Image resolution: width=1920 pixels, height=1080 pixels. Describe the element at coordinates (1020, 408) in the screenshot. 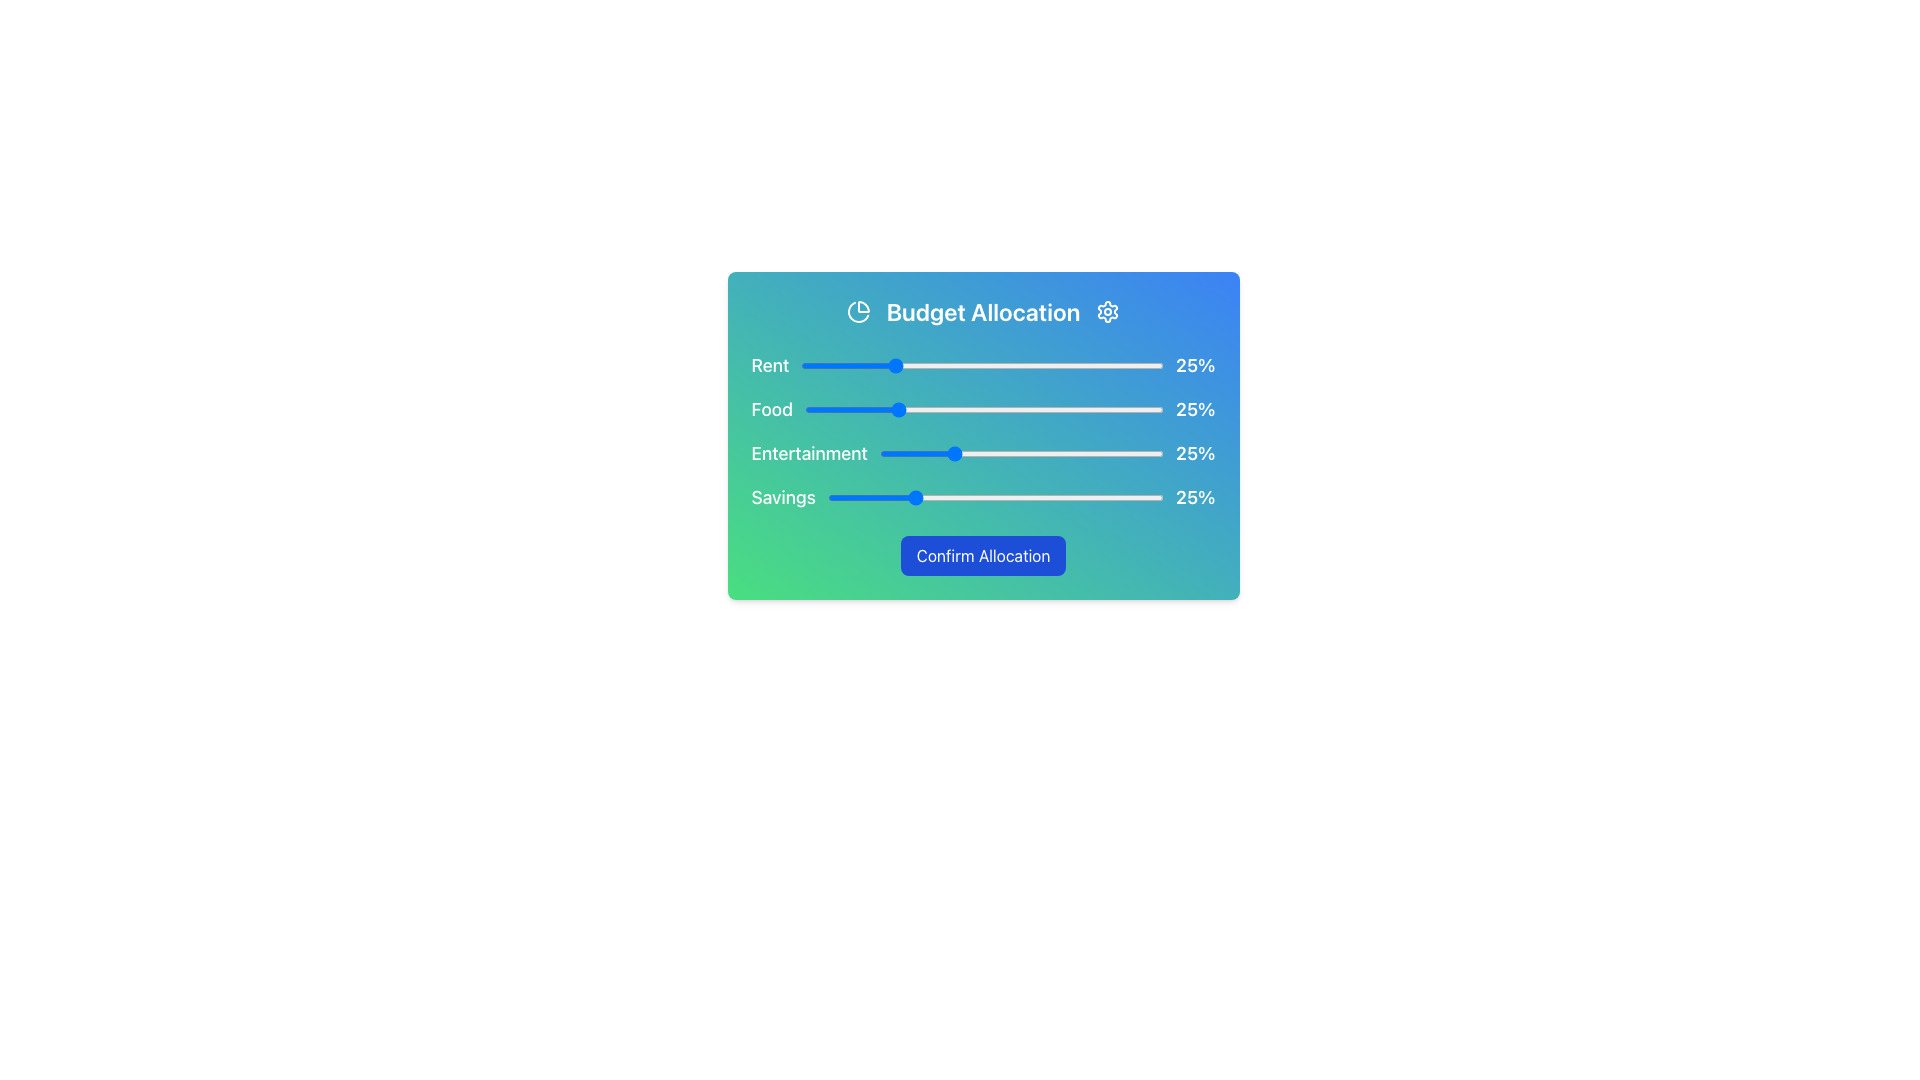

I see `the slider` at that location.